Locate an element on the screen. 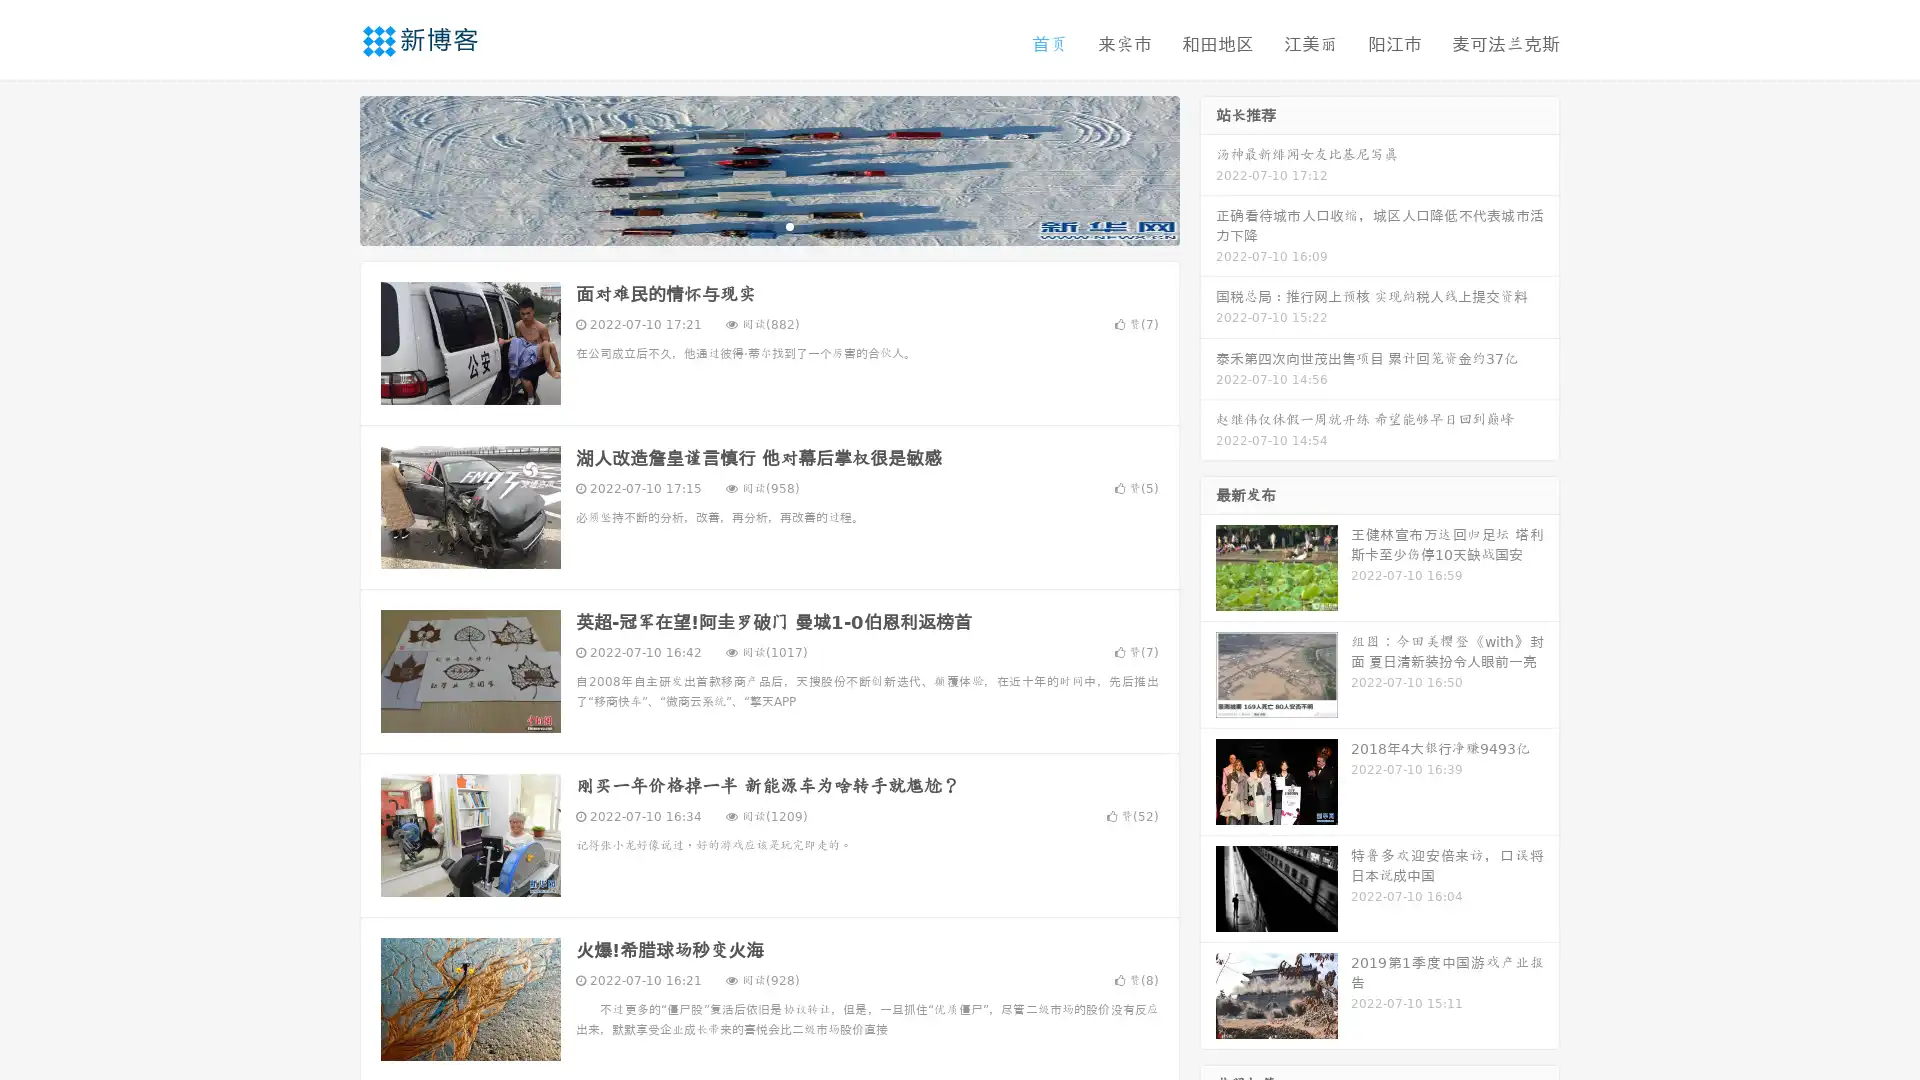  Previous slide is located at coordinates (330, 168).